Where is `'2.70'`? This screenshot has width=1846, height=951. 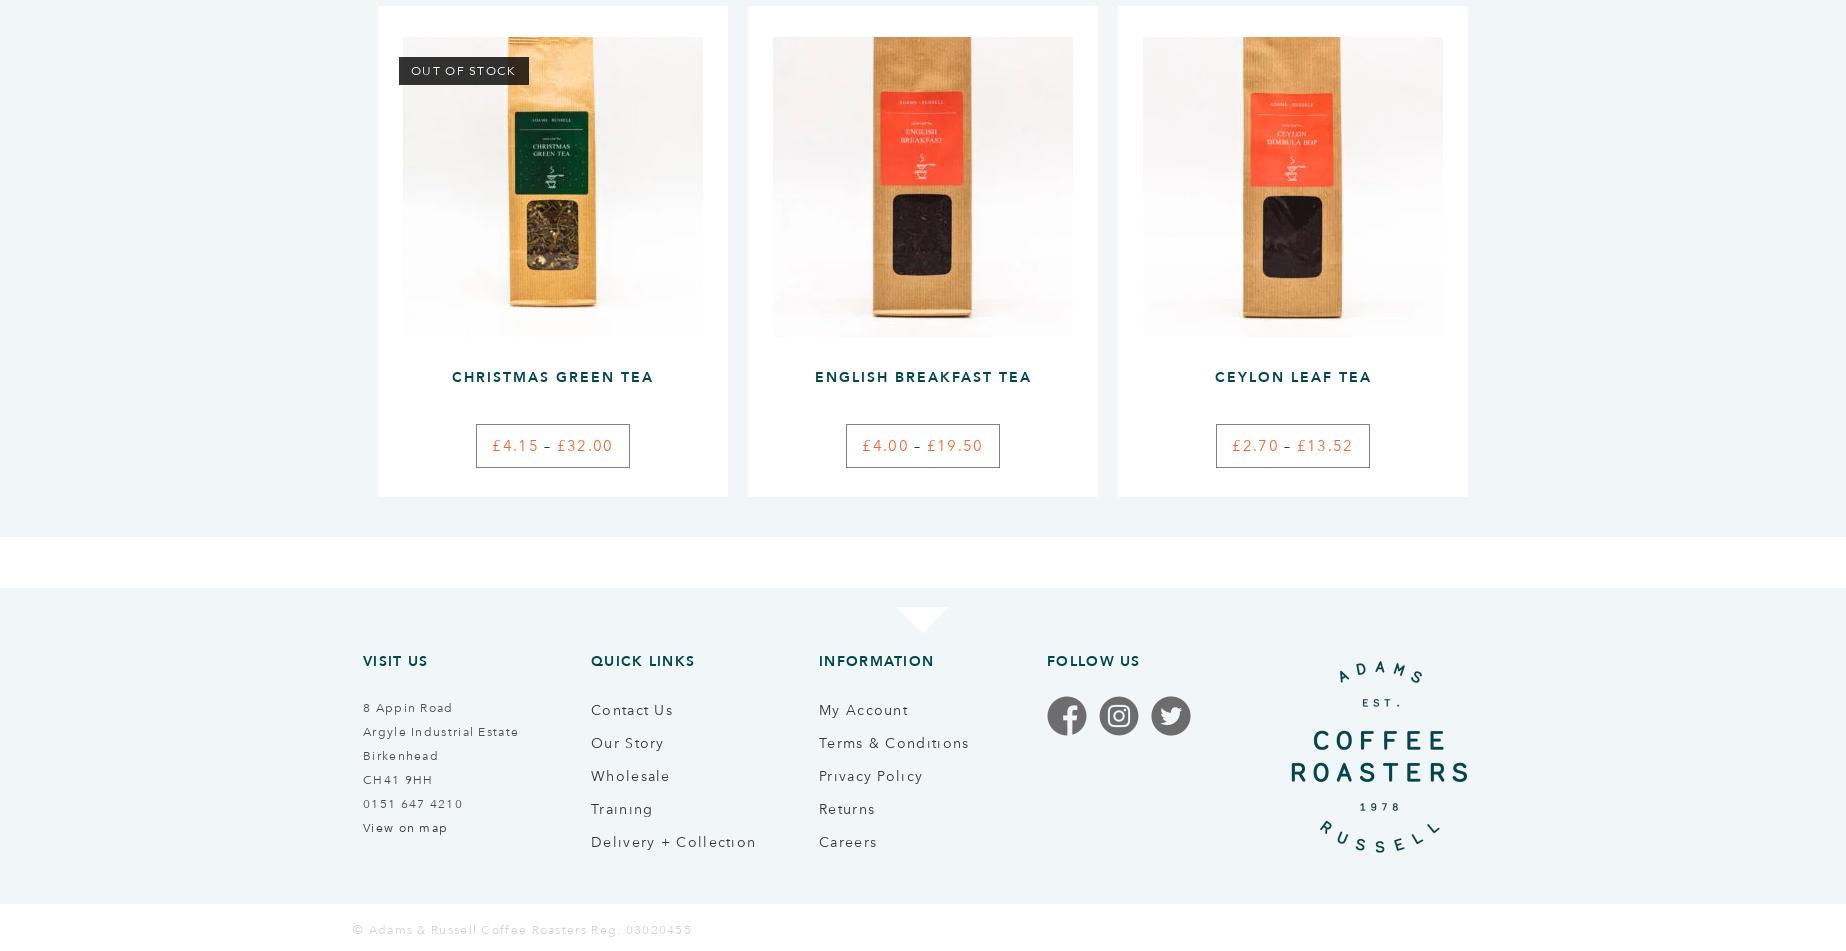 '2.70' is located at coordinates (1260, 444).